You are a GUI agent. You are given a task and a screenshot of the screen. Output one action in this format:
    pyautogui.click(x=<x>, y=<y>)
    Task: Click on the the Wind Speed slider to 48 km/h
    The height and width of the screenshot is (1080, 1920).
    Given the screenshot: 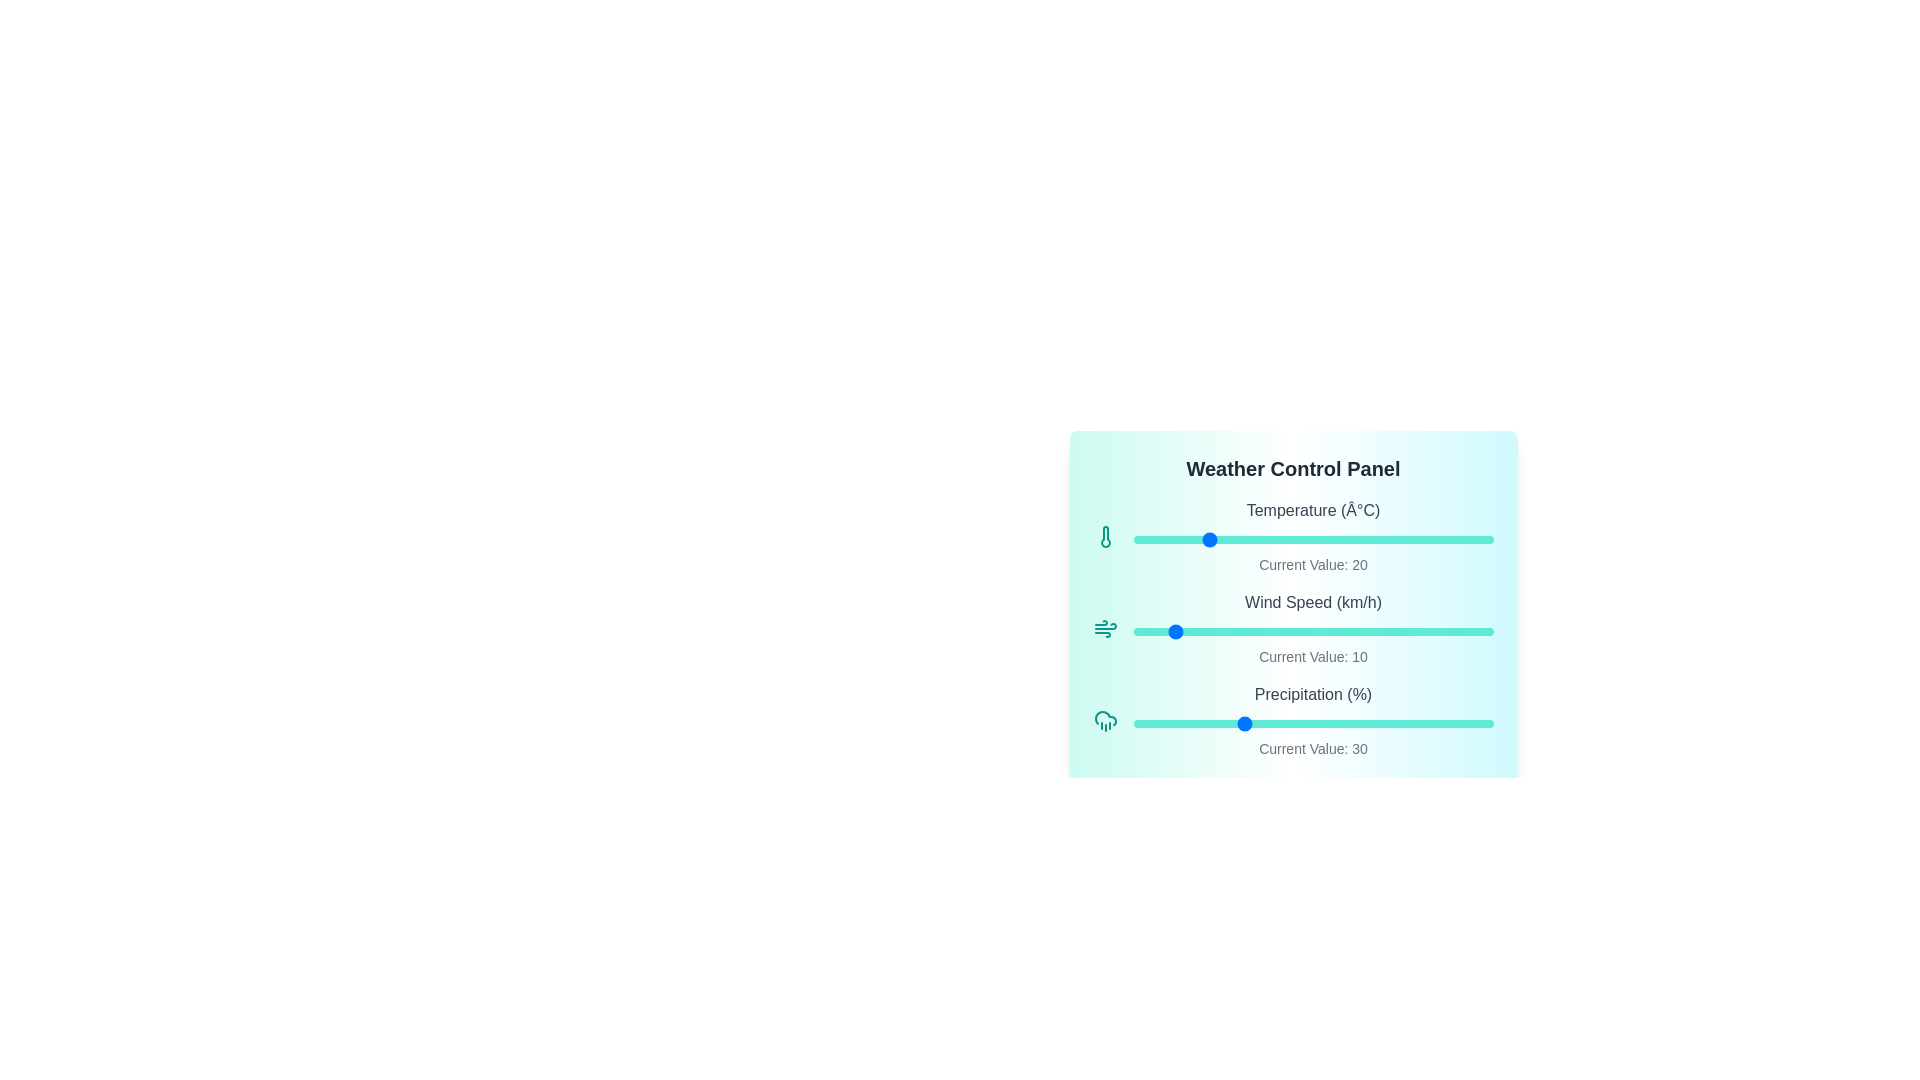 What is the action you would take?
    pyautogui.click(x=1306, y=632)
    